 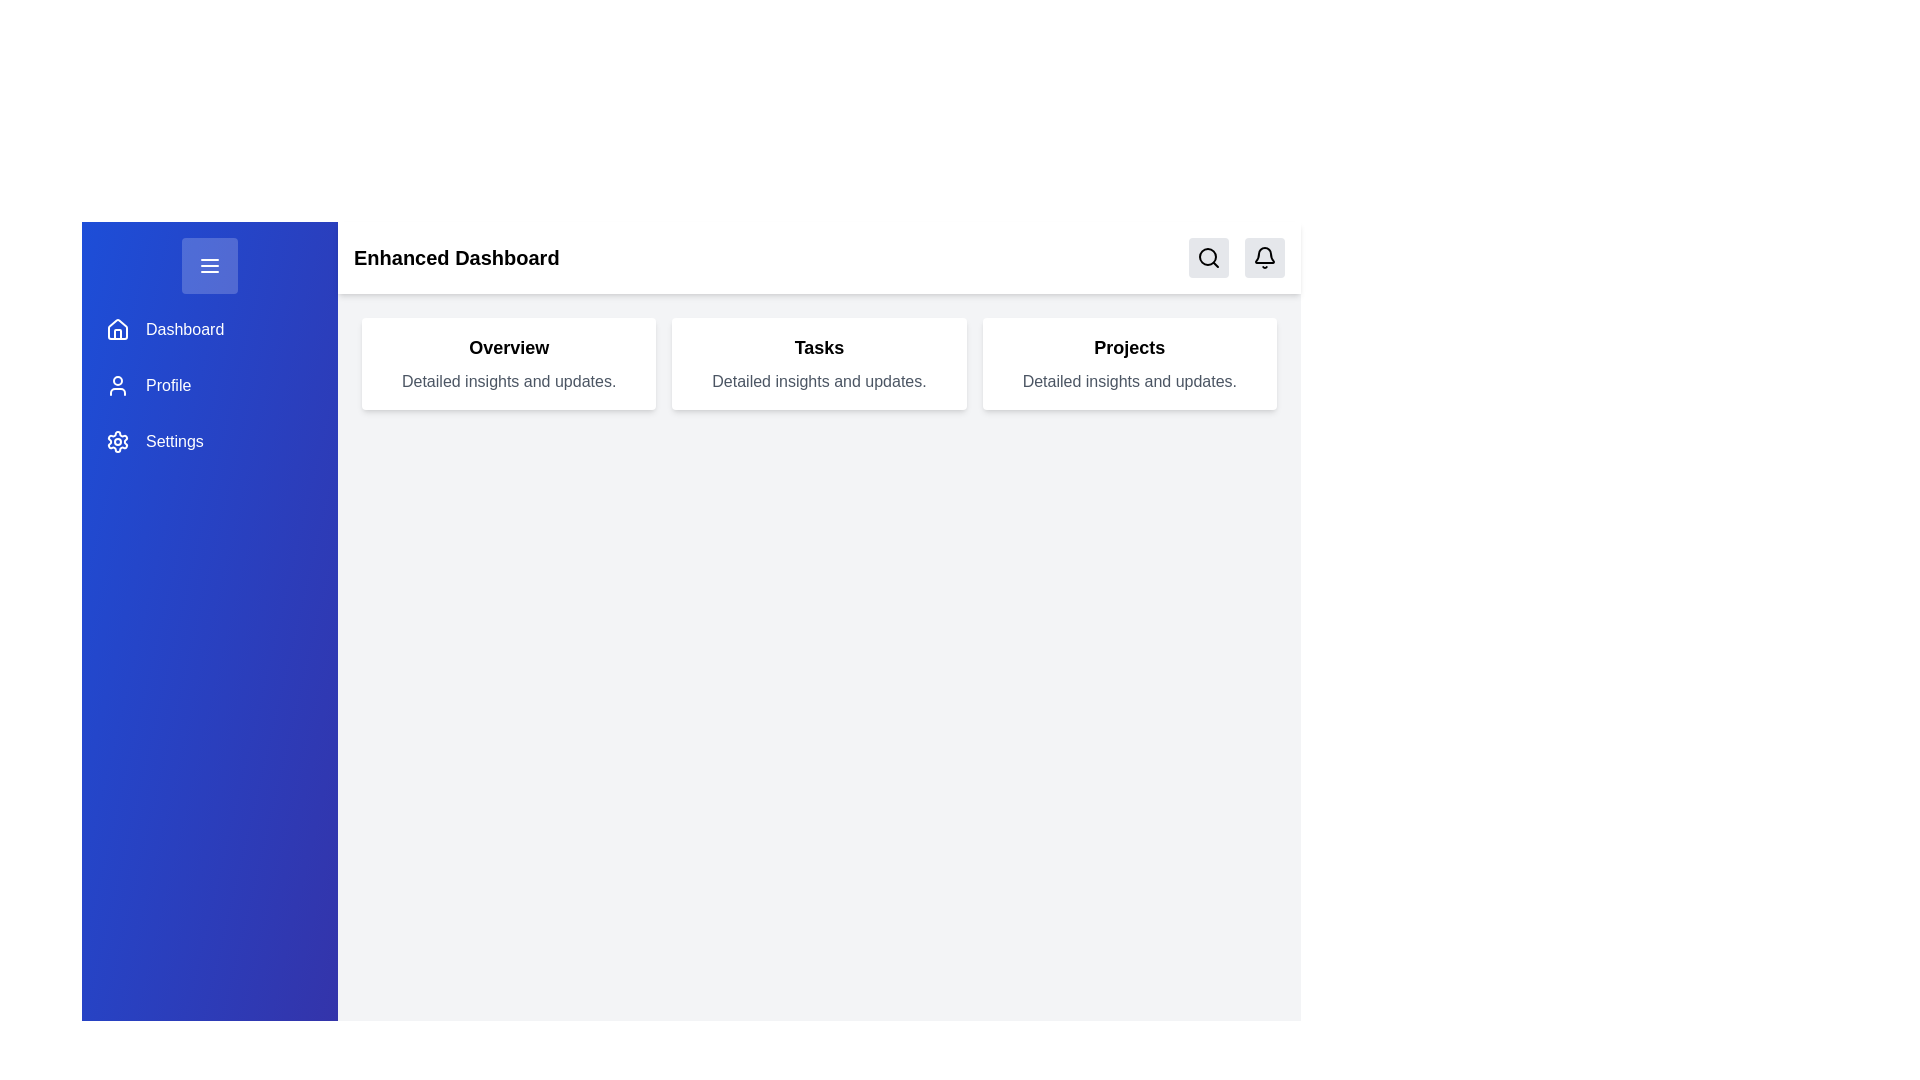 What do you see at coordinates (1129, 346) in the screenshot?
I see `the 'Projects' section header text label, which indicates the section's purpose and is located above the descriptive text 'Detailed insights and updates.'` at bounding box center [1129, 346].